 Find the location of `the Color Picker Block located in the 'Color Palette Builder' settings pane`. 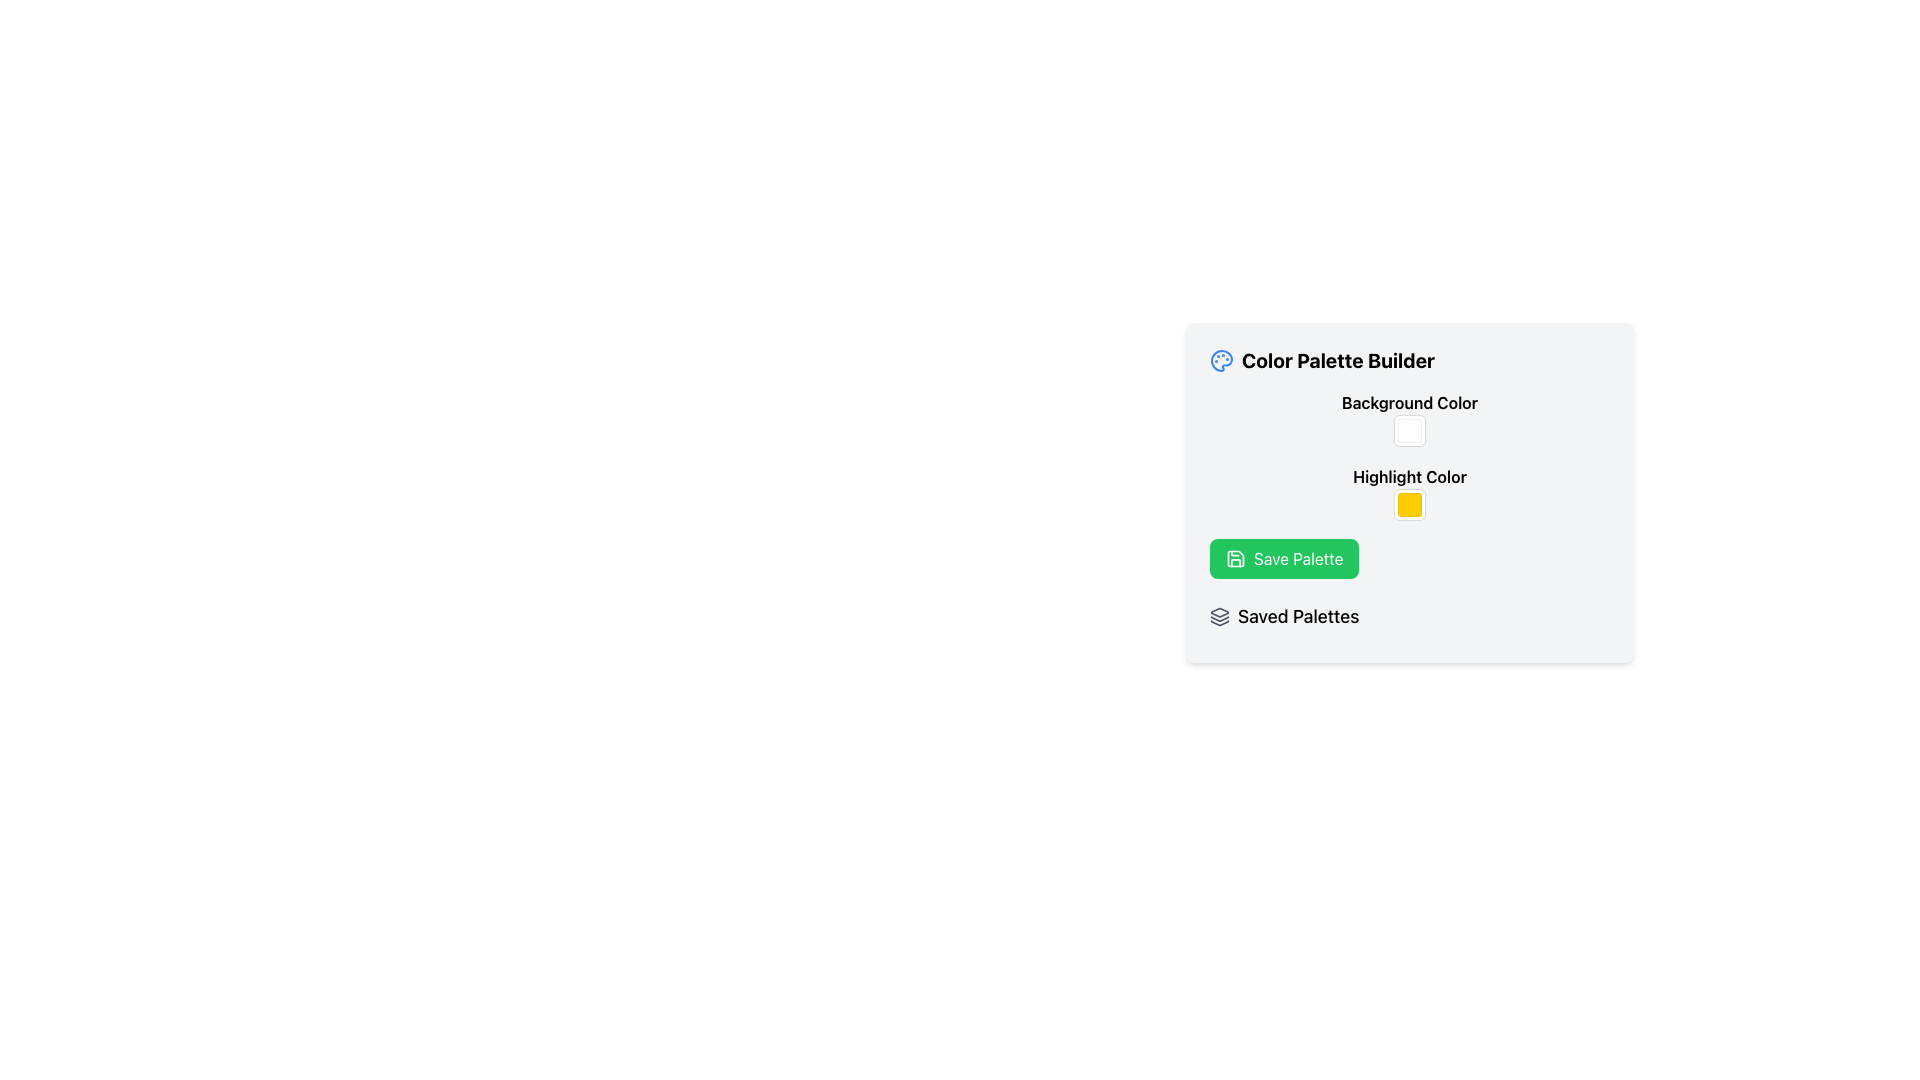

the Color Picker Block located in the 'Color Palette Builder' settings pane is located at coordinates (1409, 430).